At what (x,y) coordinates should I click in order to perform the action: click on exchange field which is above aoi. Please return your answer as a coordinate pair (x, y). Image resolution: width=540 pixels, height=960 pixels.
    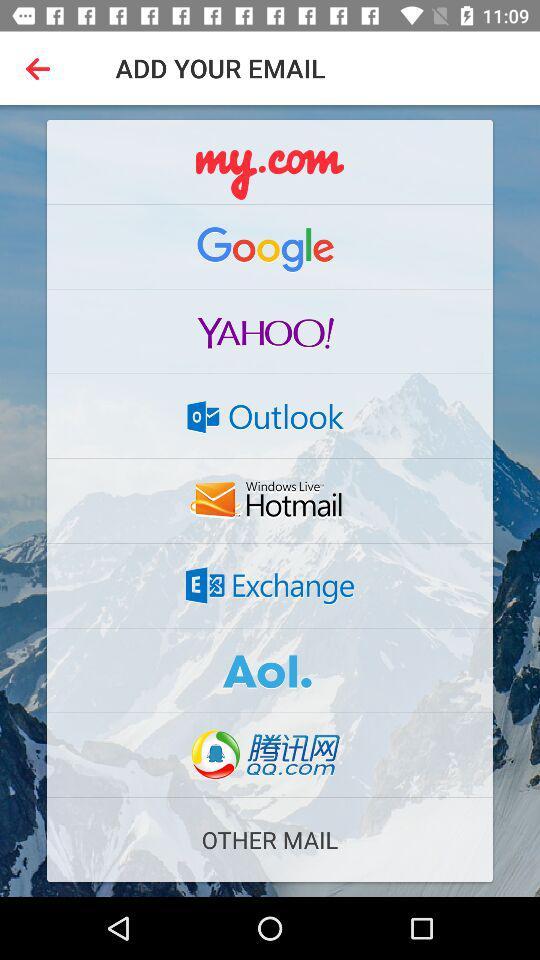
    Looking at the image, I should click on (270, 585).